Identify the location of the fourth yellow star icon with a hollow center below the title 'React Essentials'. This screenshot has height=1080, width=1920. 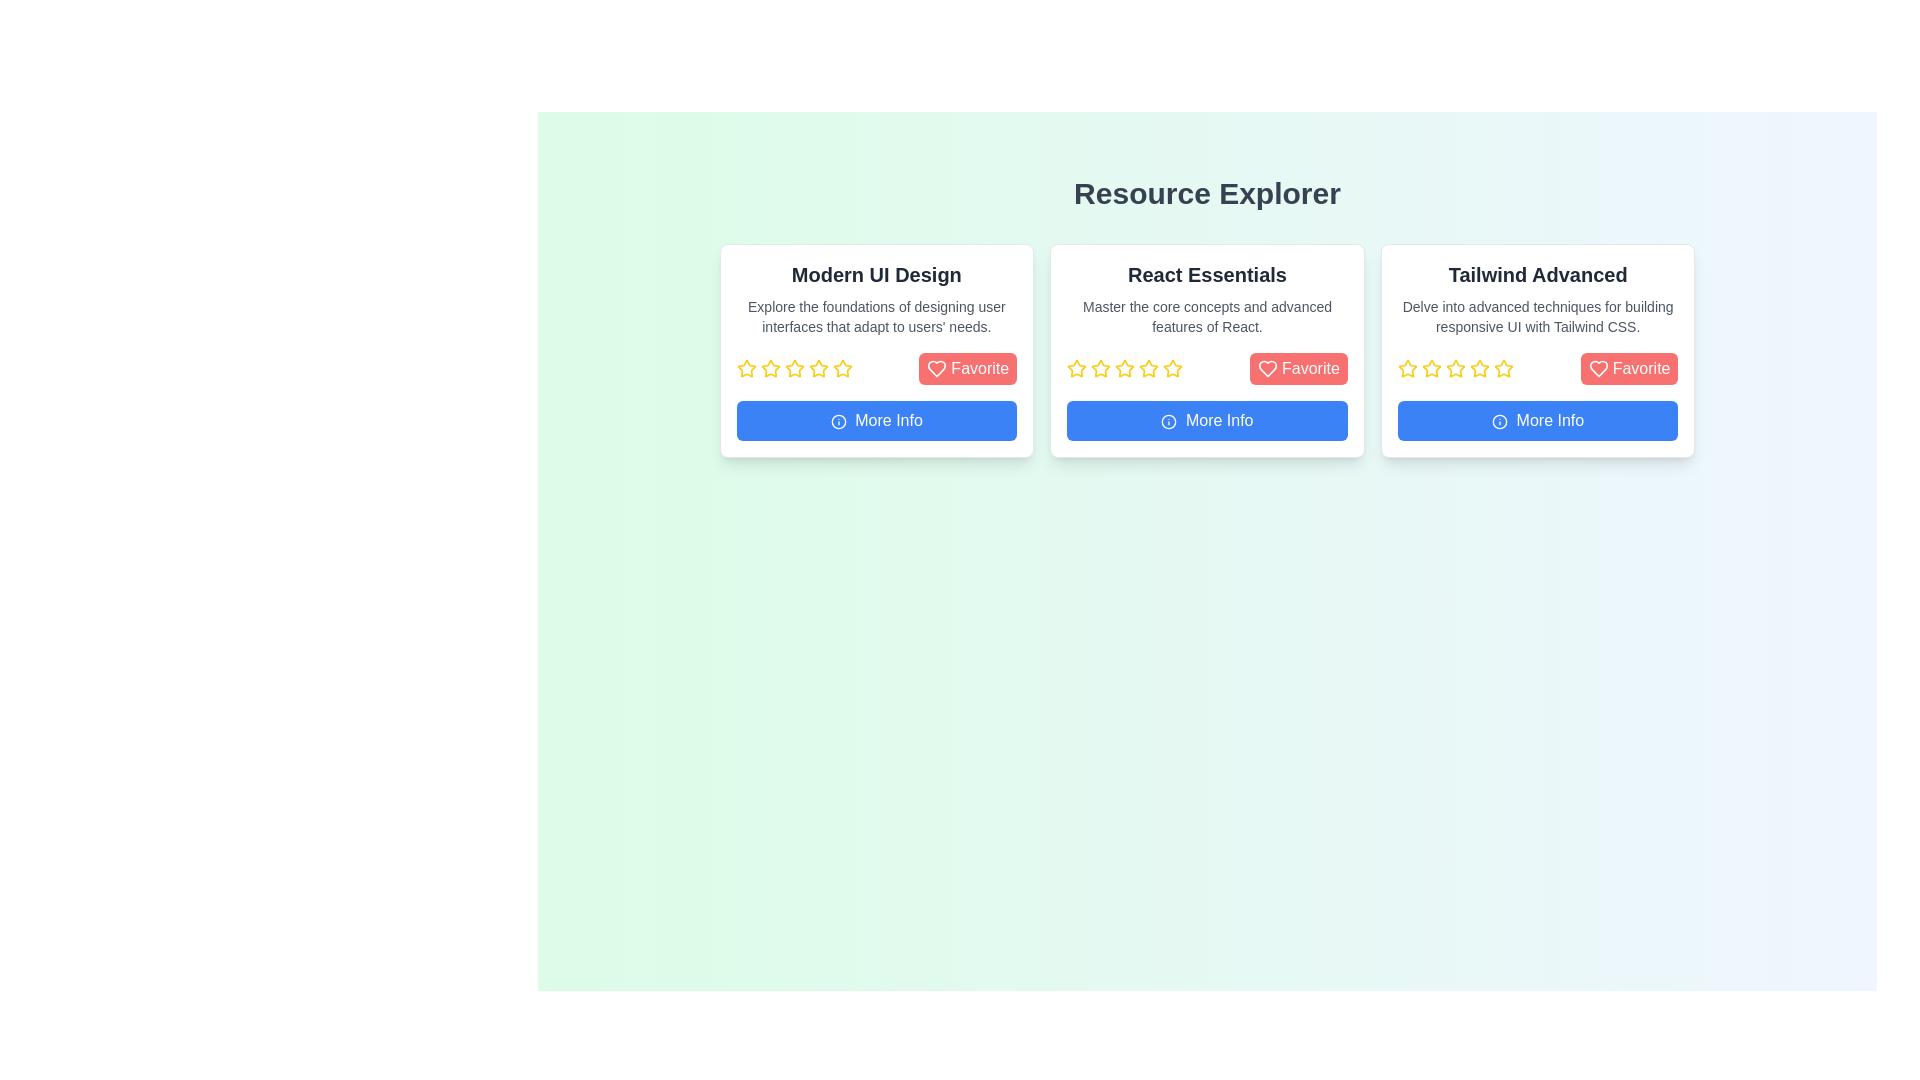
(1125, 369).